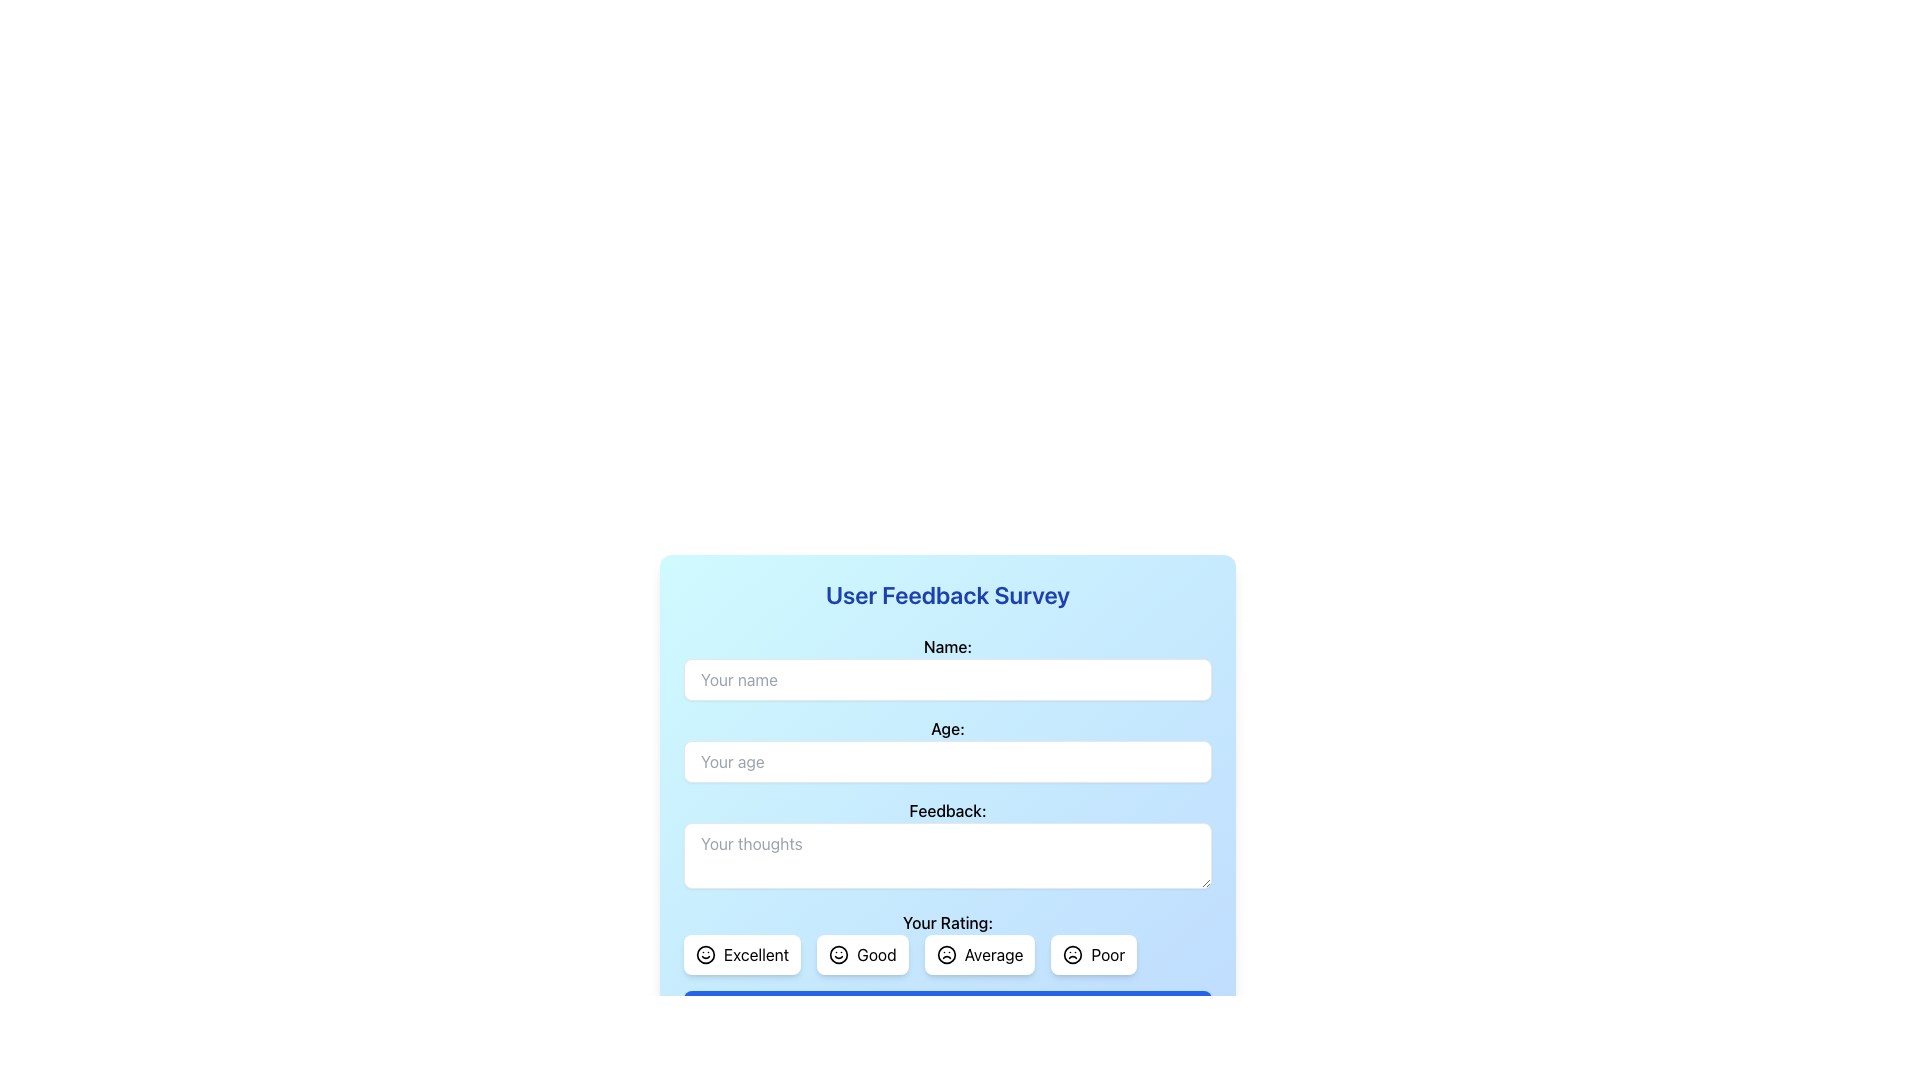 Image resolution: width=1920 pixels, height=1080 pixels. I want to click on the outlined circular graphical icon representing a smiley face, located to the left of the 'Excellent' text in the 'Your Rating' section, so click(705, 954).